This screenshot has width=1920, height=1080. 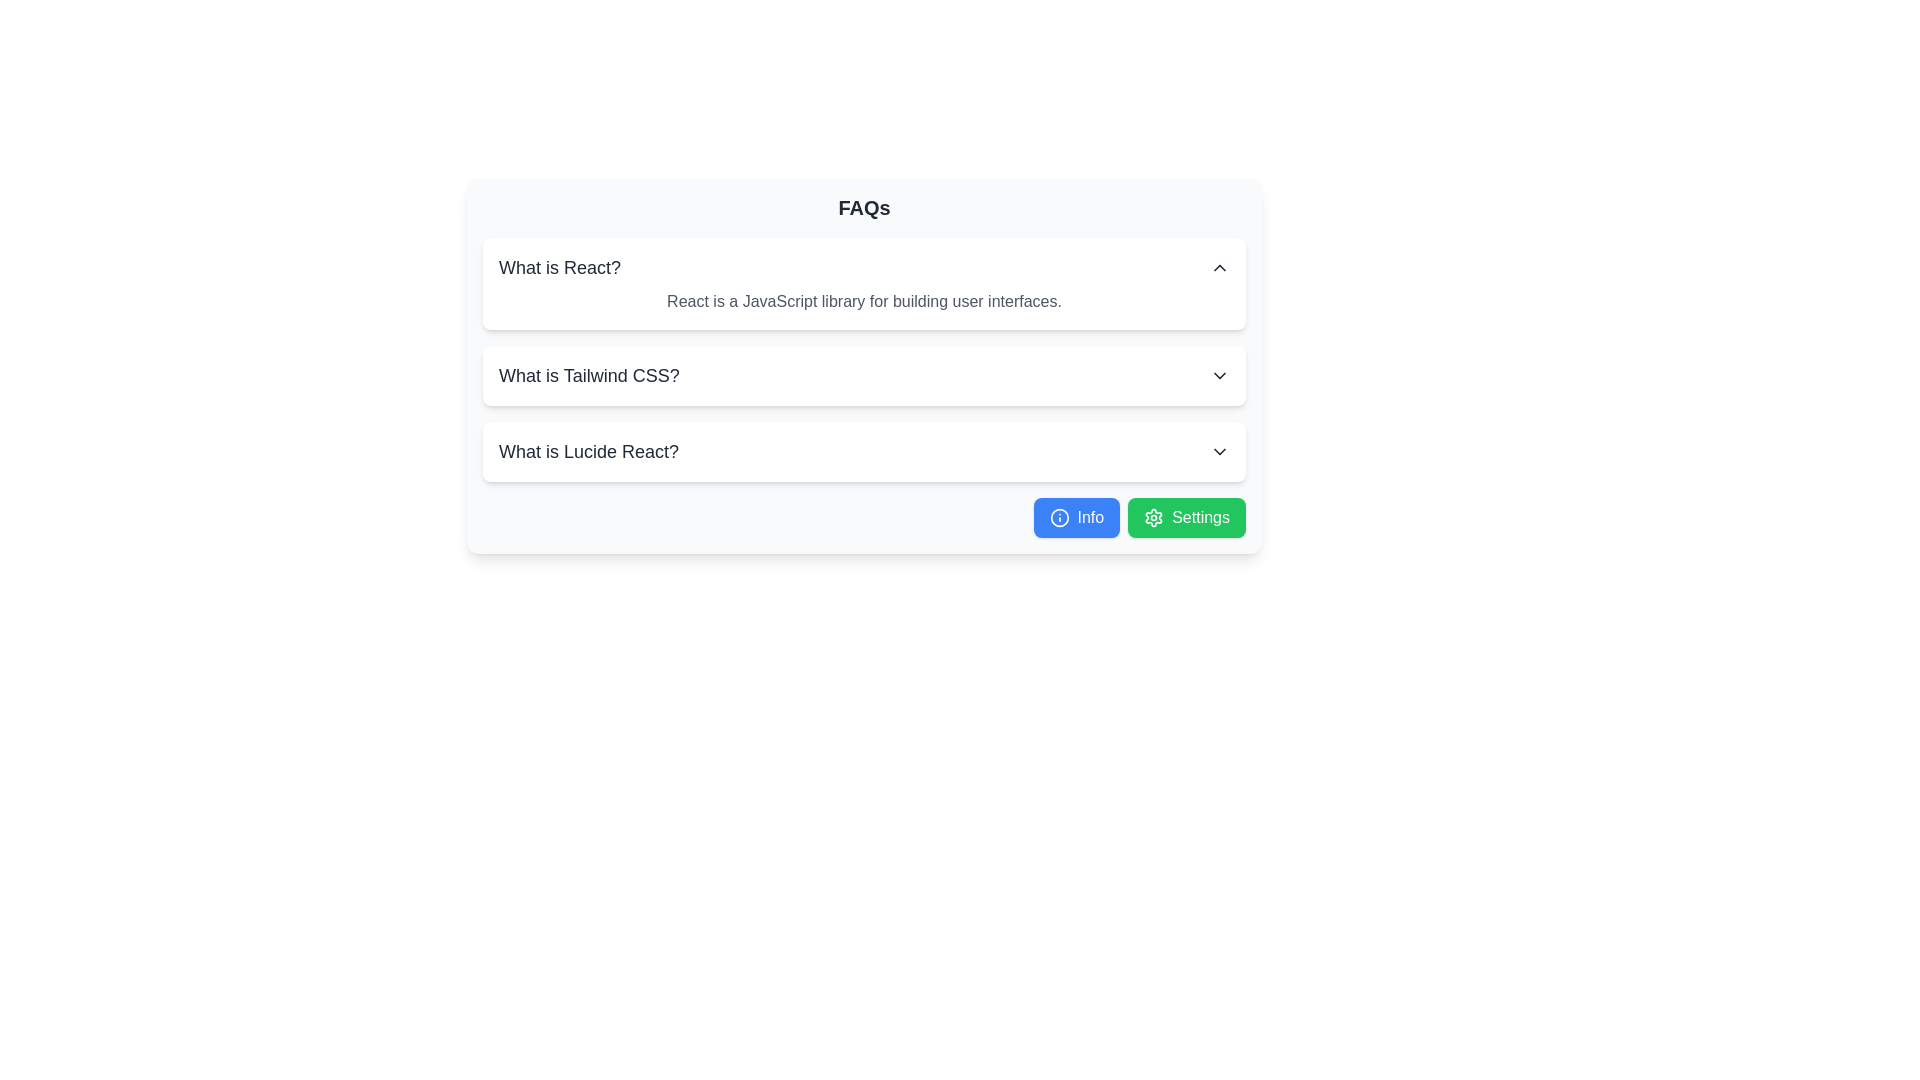 I want to click on the second question header, so click(x=588, y=375).